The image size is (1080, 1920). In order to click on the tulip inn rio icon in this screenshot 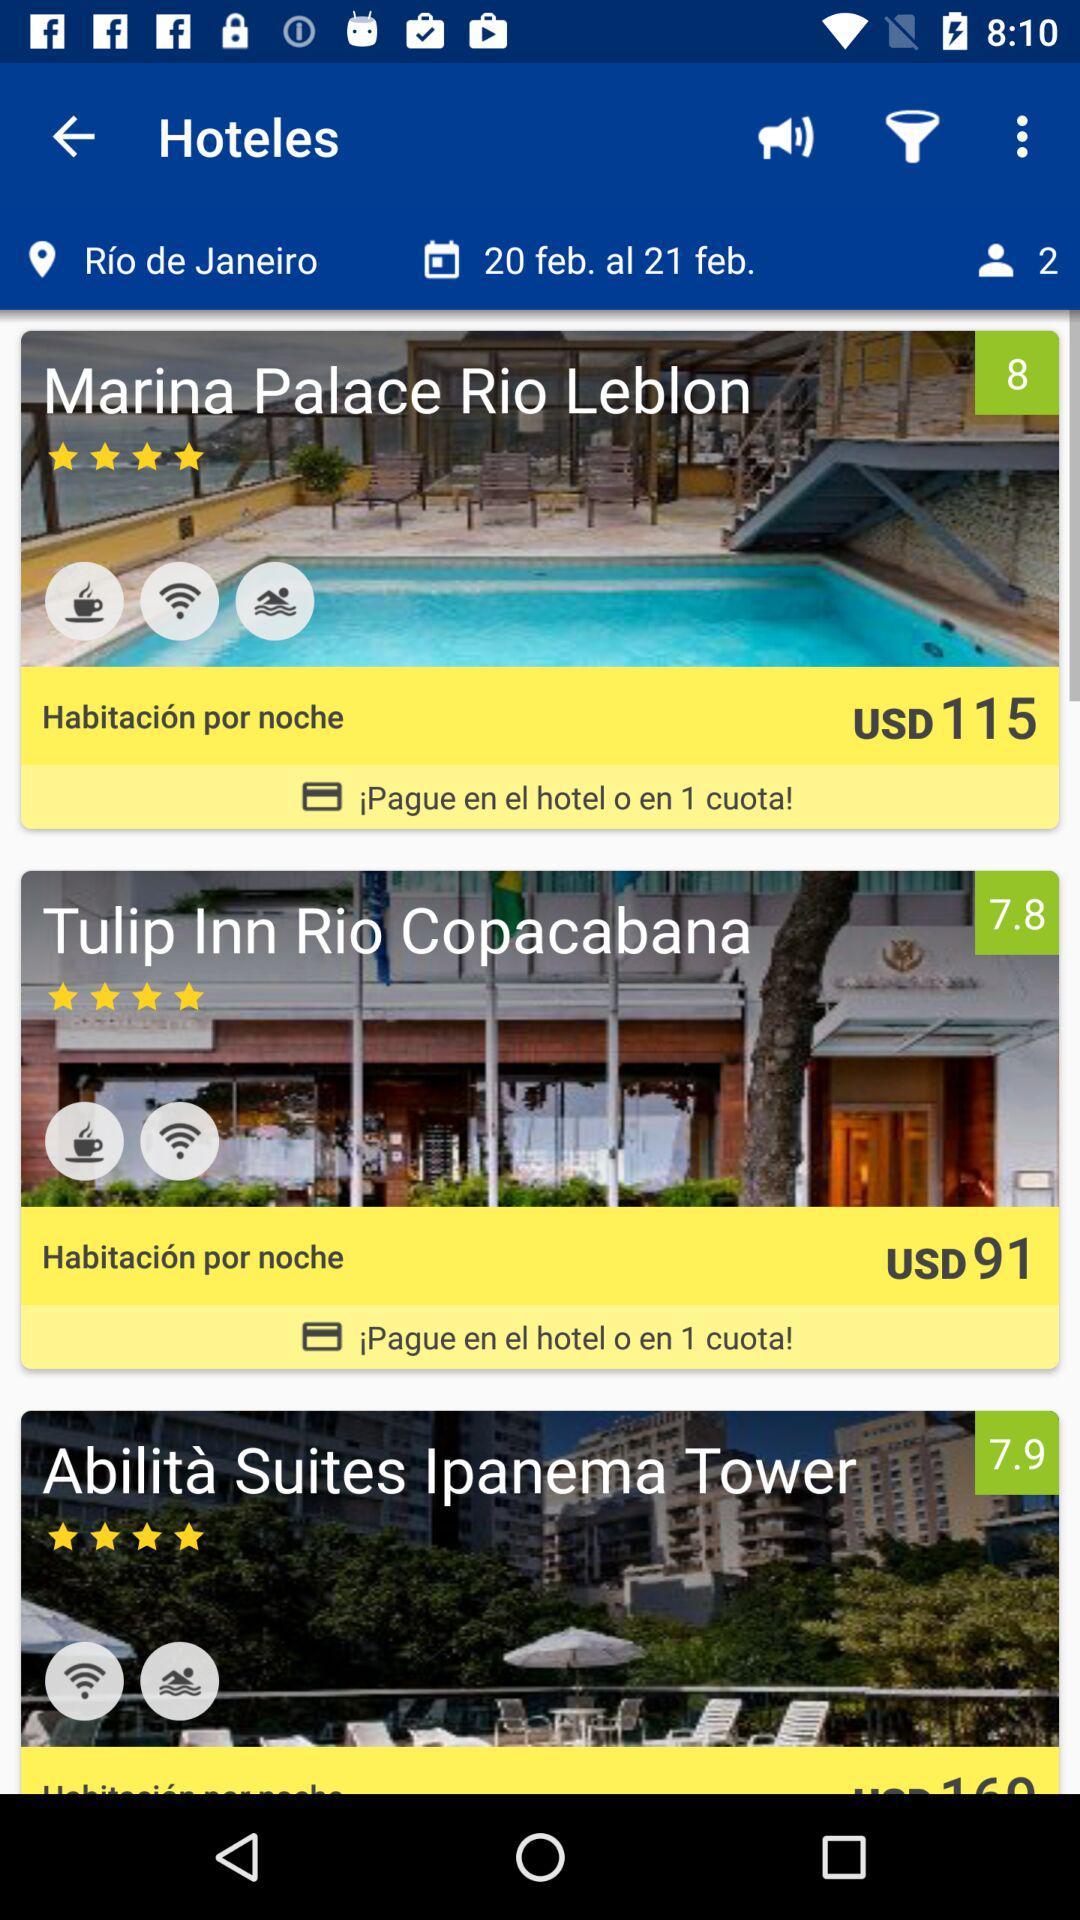, I will do `click(502, 927)`.